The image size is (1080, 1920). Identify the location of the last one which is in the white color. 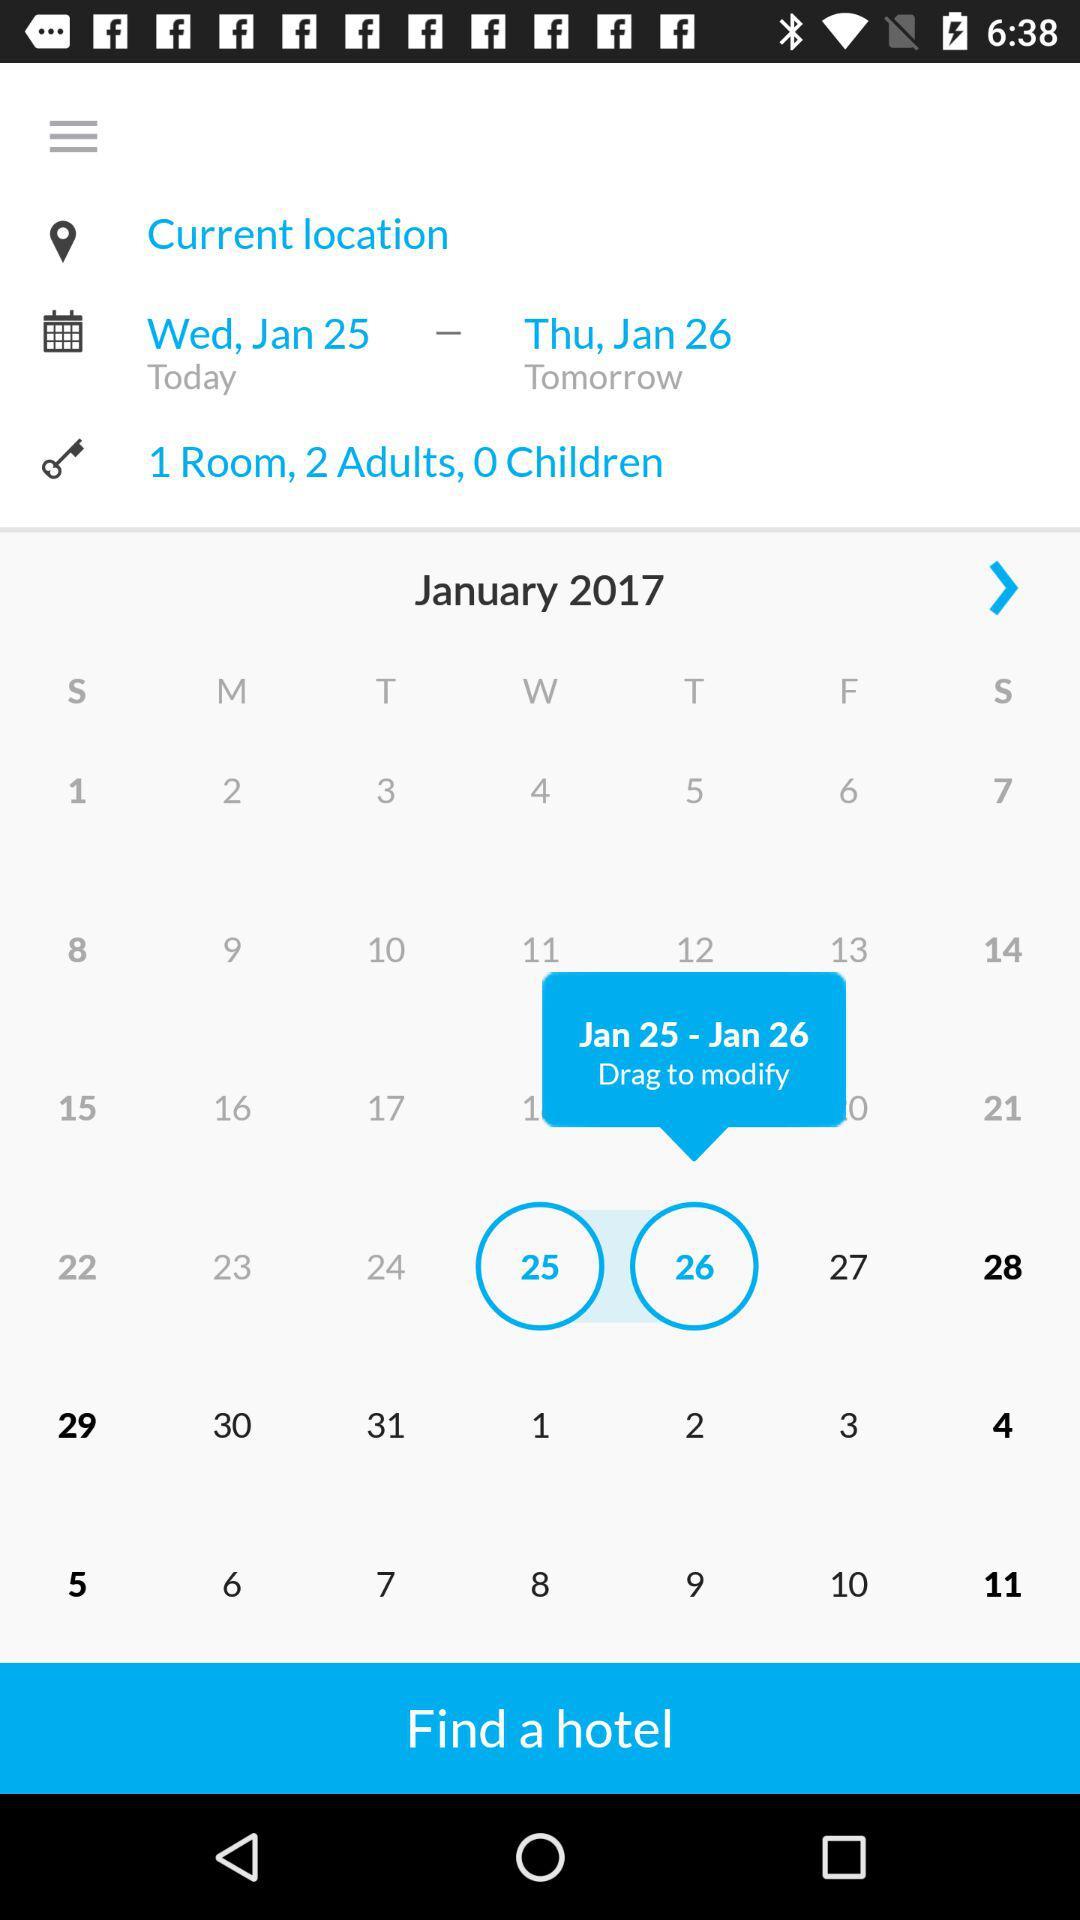
(556, 1703).